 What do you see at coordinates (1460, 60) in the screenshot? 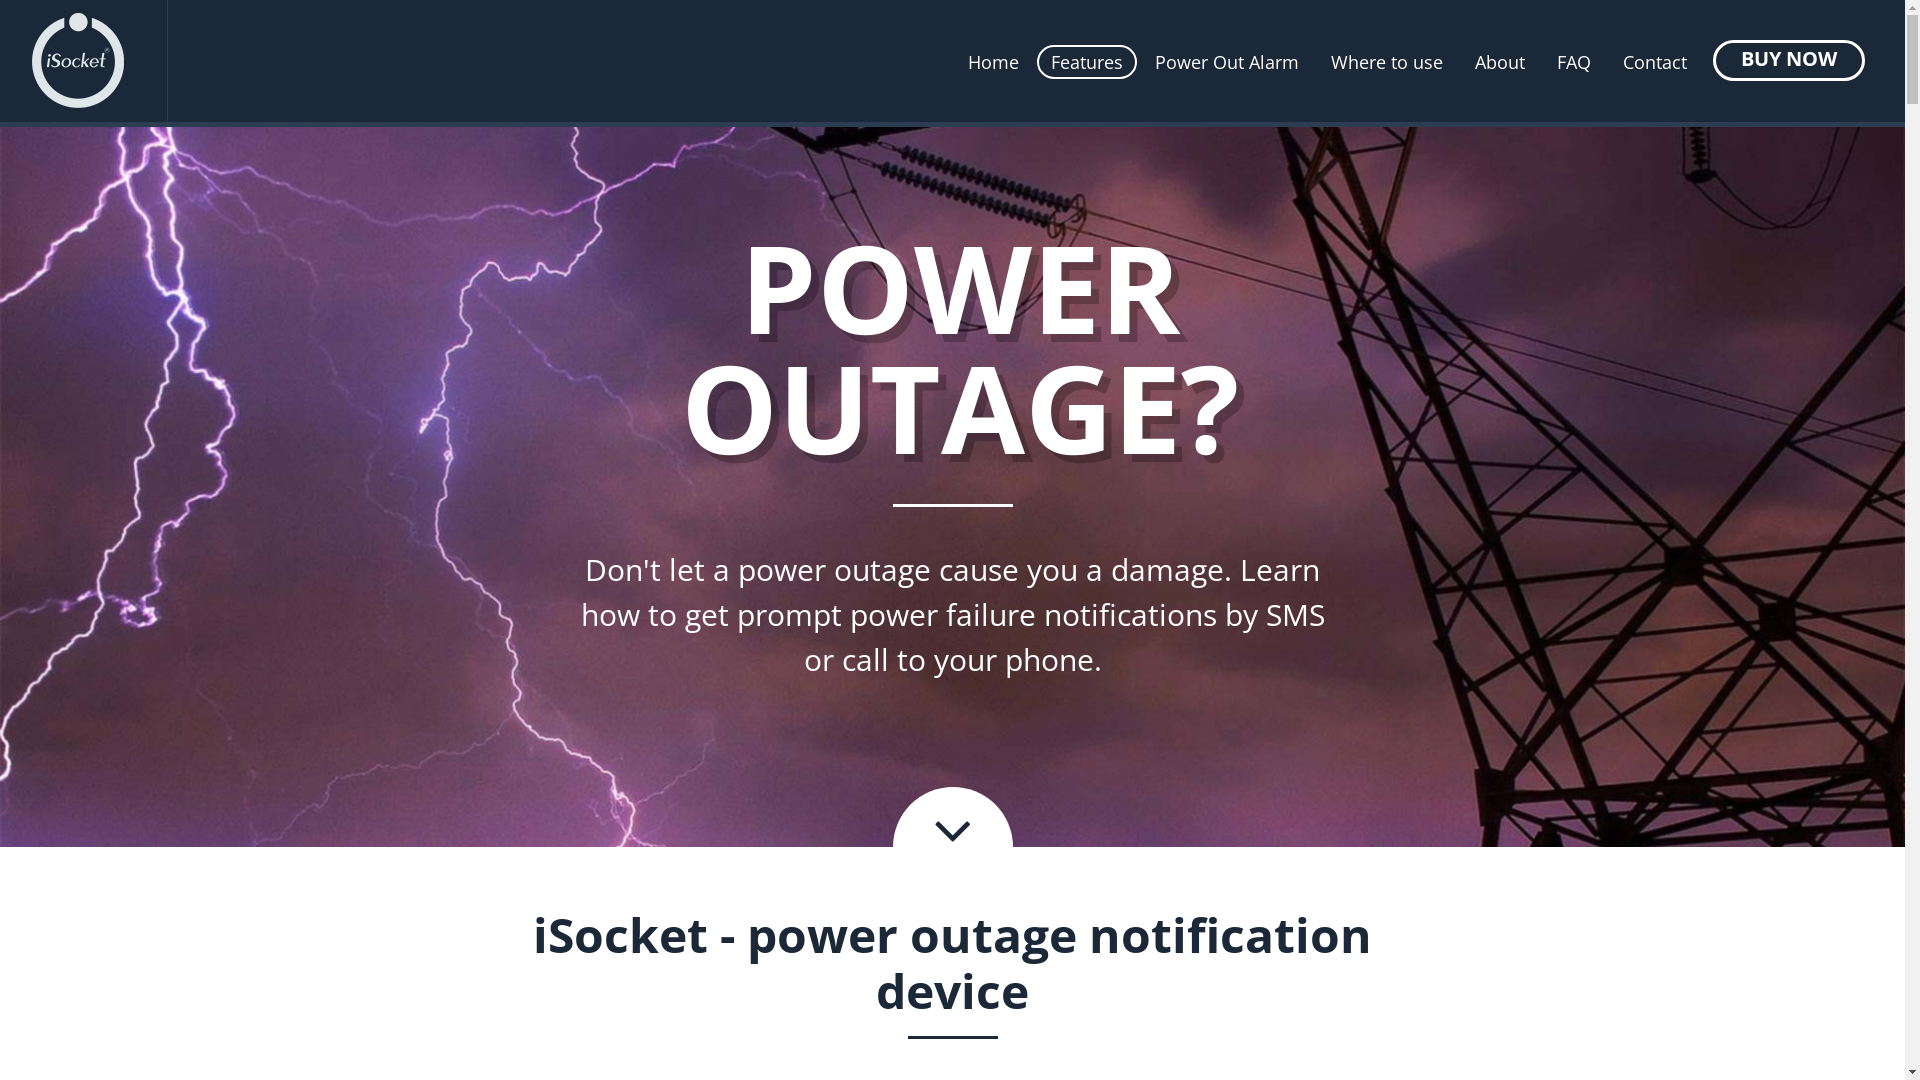
I see `'About'` at bounding box center [1460, 60].